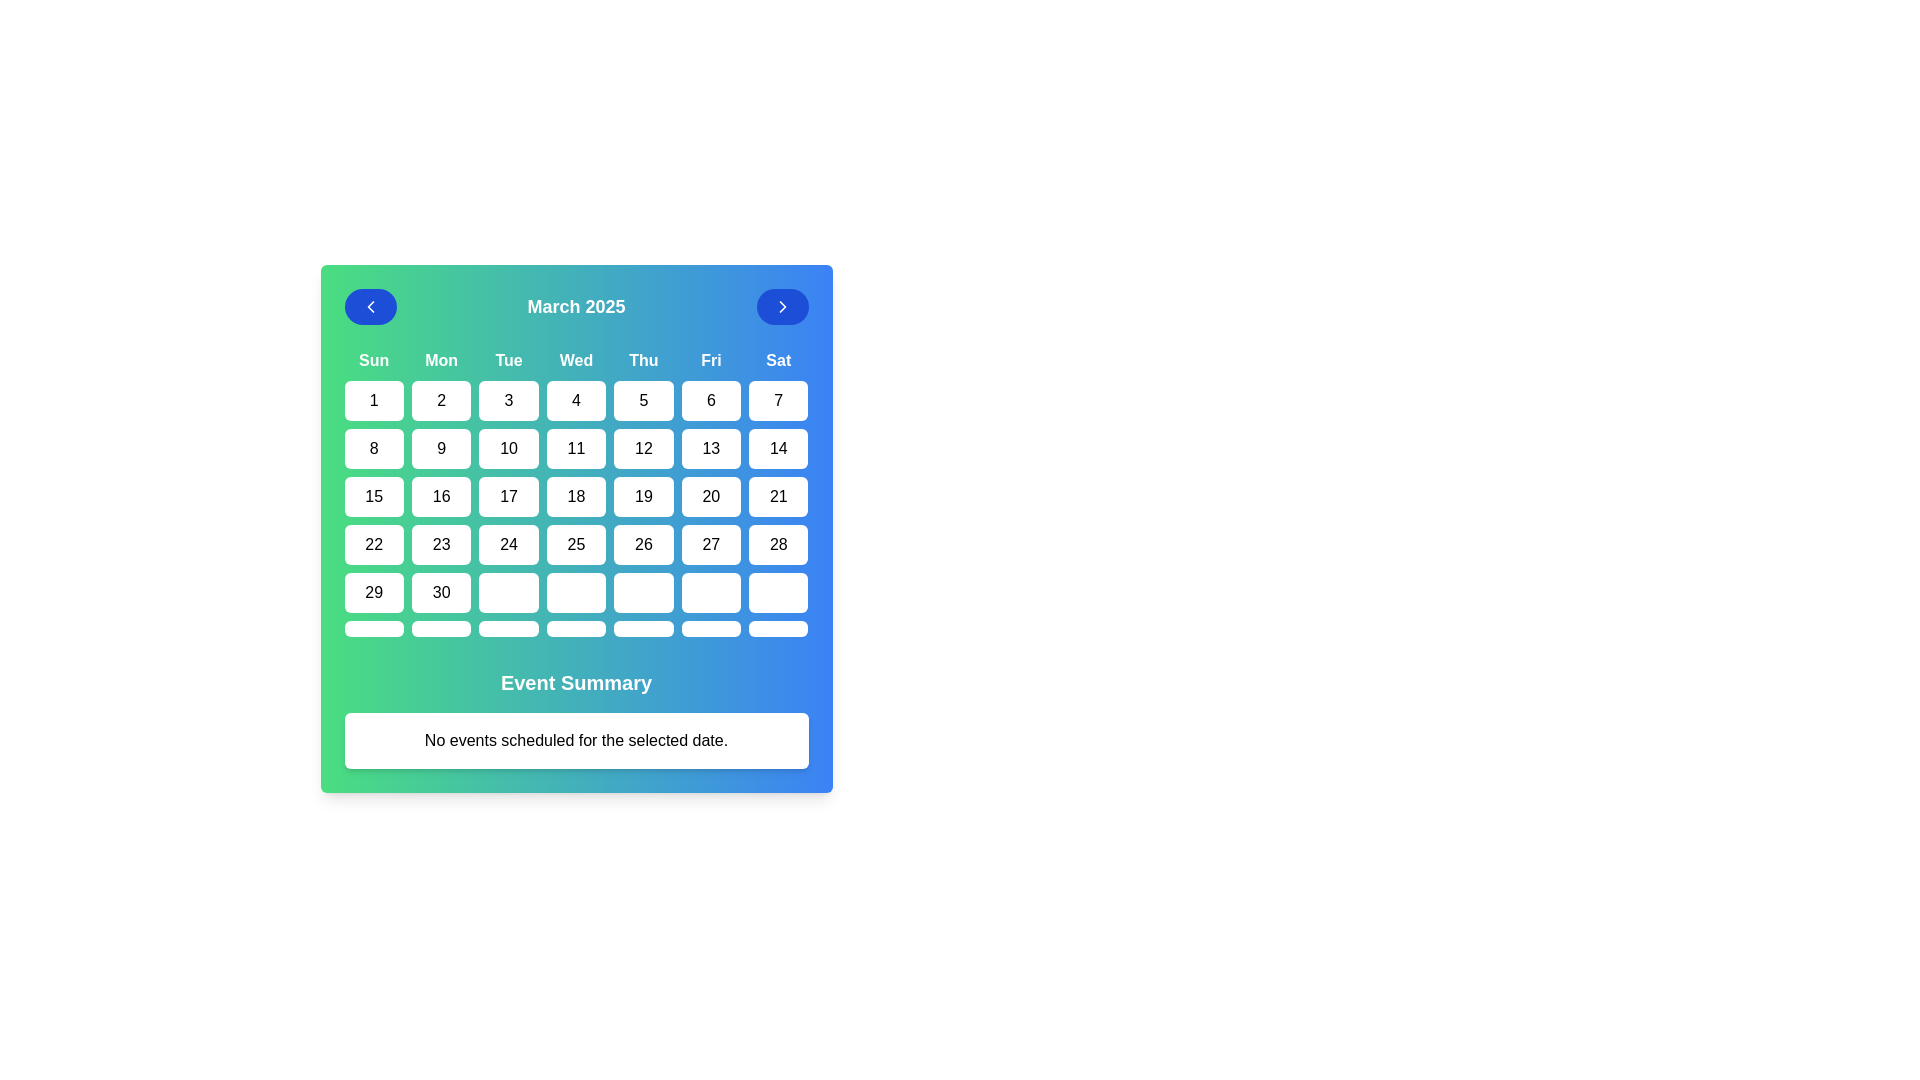  Describe the element at coordinates (777, 361) in the screenshot. I see `the static text label 'Sat', which is bold and centrally aligned, located in the topmost row of the calendar component as the last element in that row` at that location.